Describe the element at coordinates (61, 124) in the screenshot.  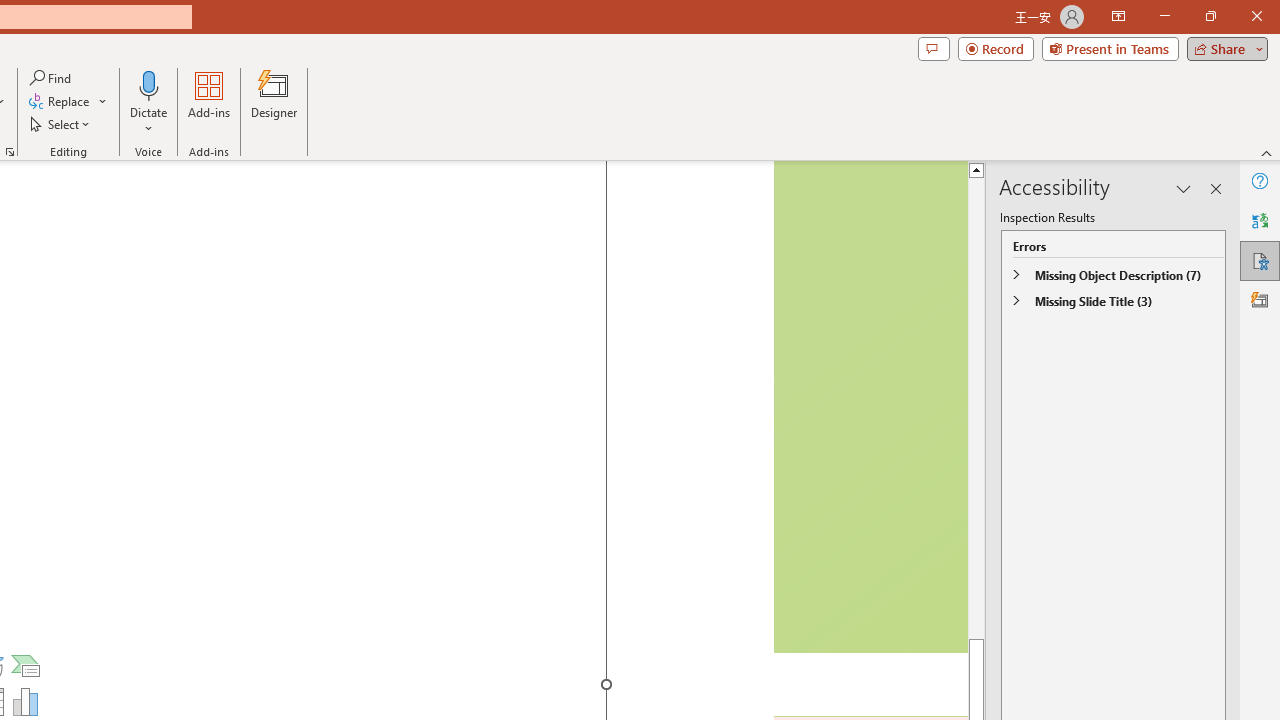
I see `'Select'` at that location.